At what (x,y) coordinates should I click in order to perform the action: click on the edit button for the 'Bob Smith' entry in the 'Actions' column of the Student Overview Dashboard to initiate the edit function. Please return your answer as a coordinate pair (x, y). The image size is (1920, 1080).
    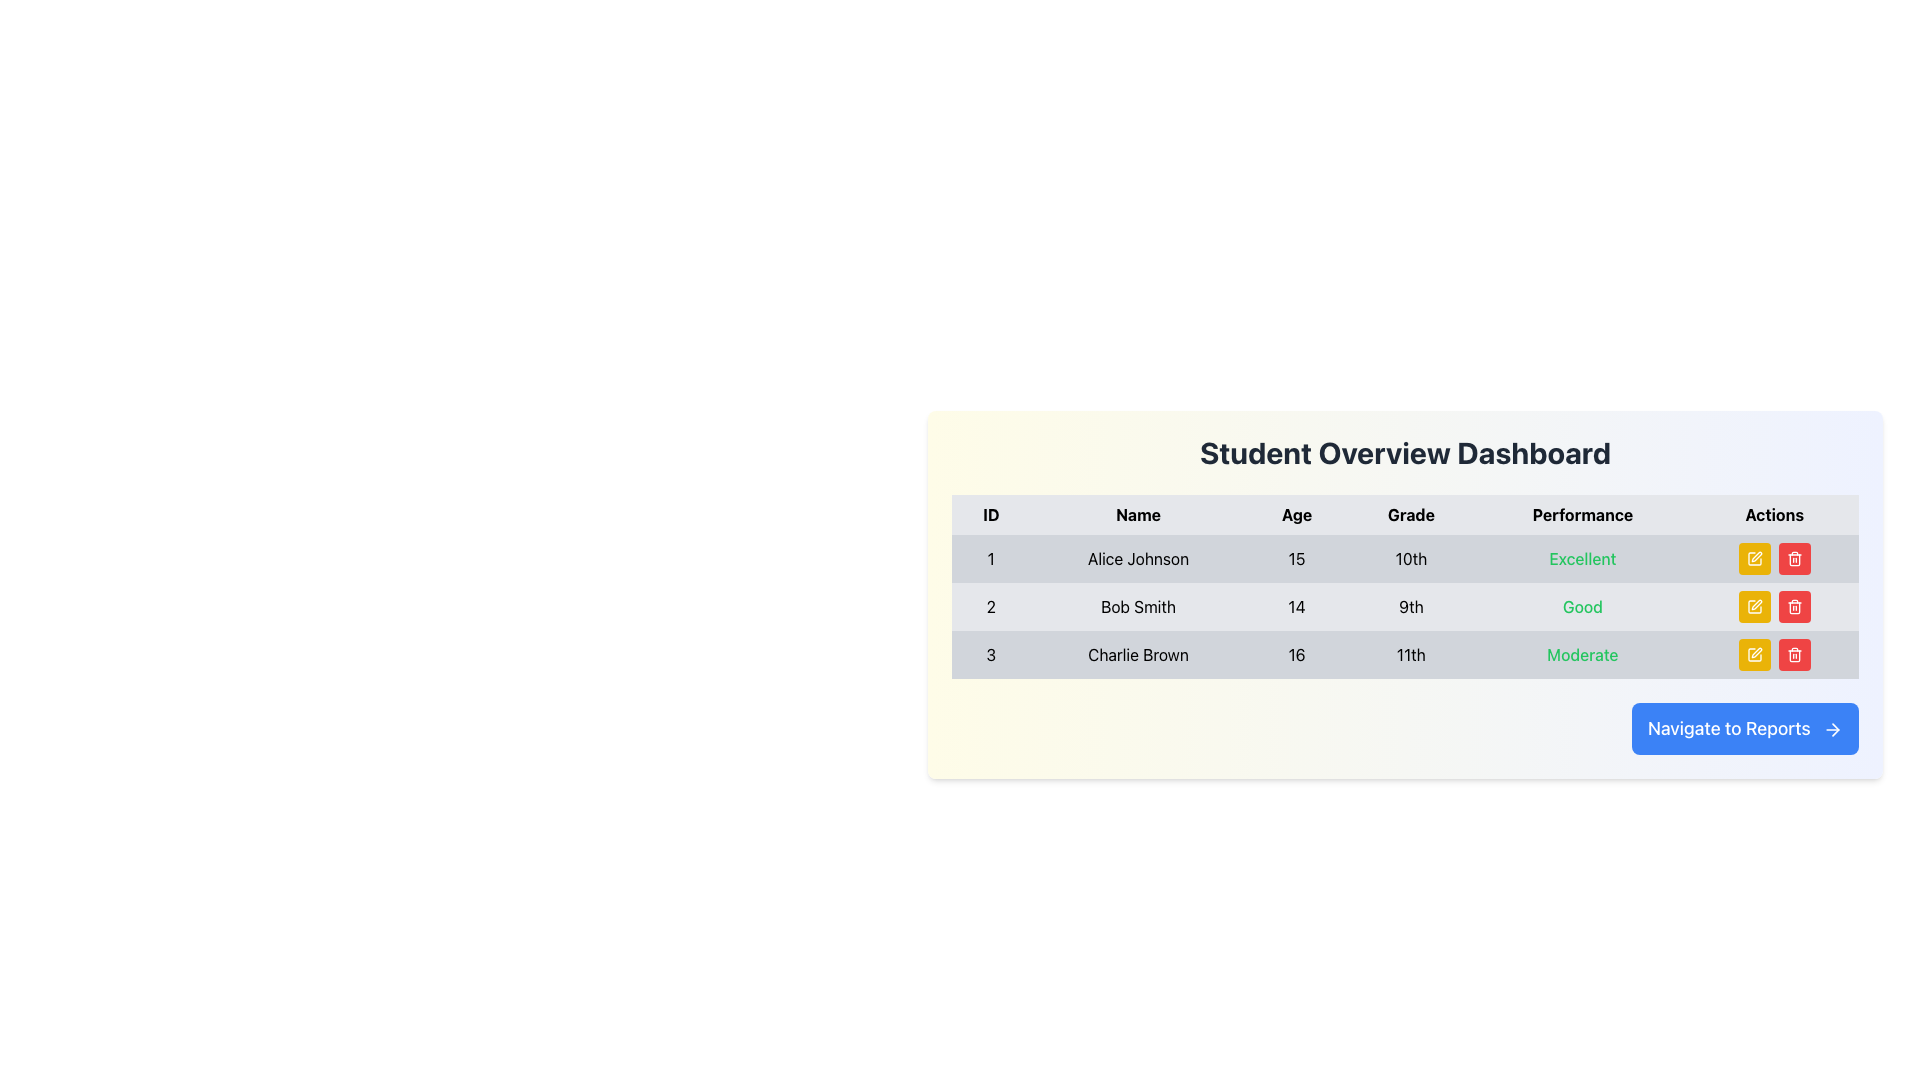
    Looking at the image, I should click on (1753, 605).